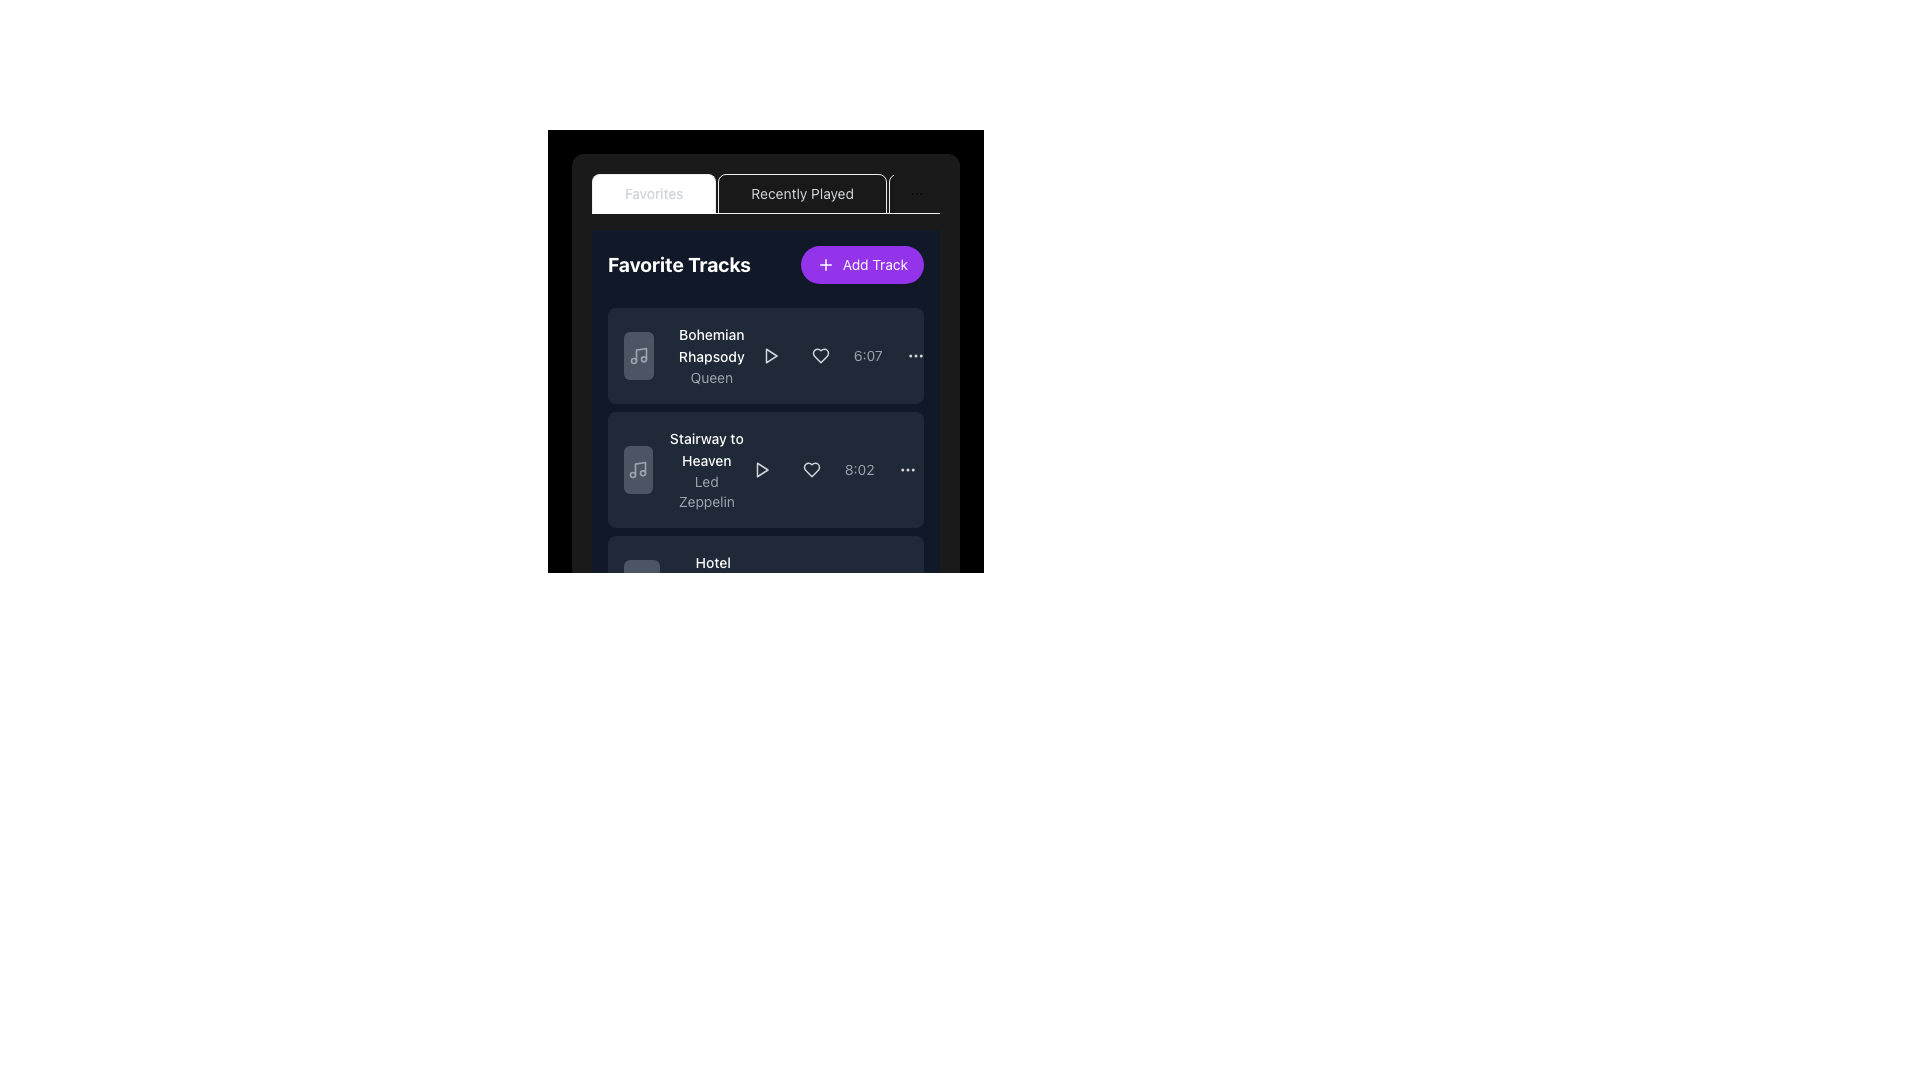  What do you see at coordinates (765, 193) in the screenshot?
I see `the Tab Navigation Bar located at the top-center of the application` at bounding box center [765, 193].